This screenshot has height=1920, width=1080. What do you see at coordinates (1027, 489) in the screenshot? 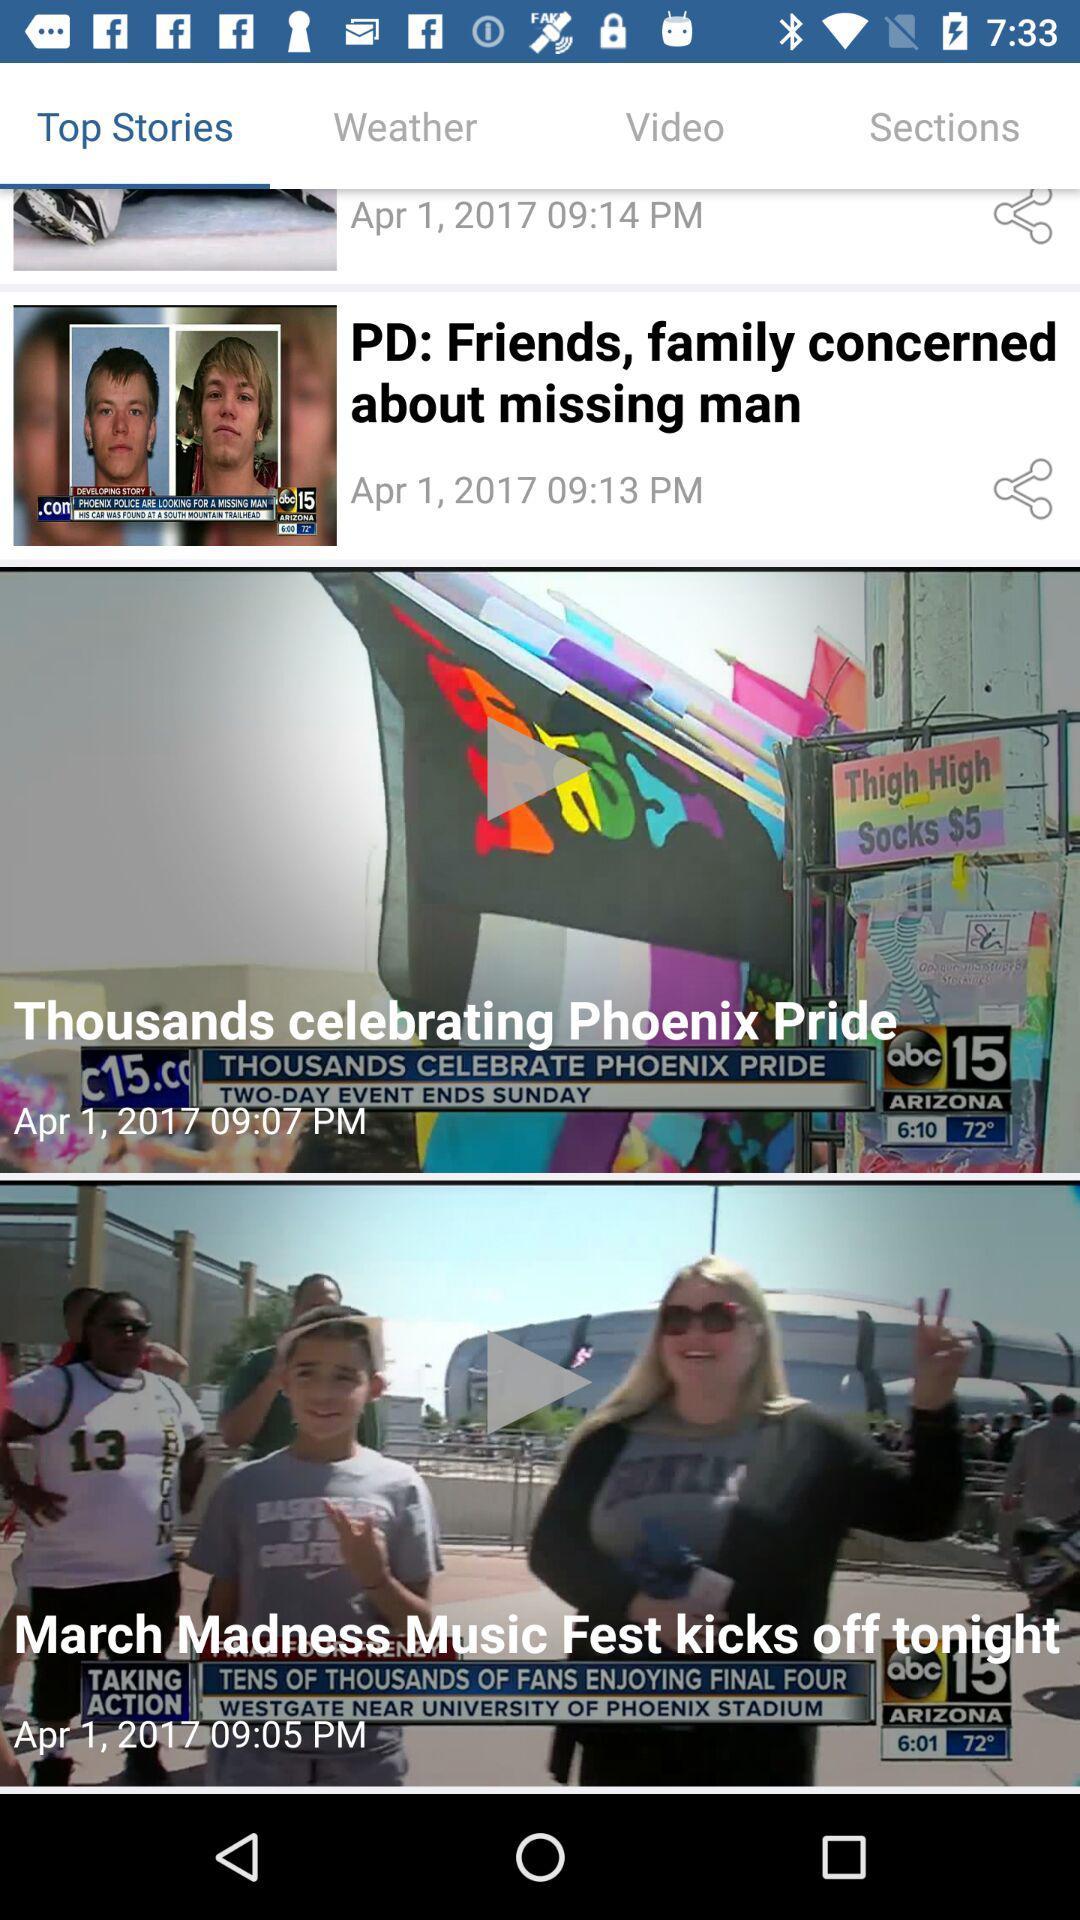
I see `share article` at bounding box center [1027, 489].